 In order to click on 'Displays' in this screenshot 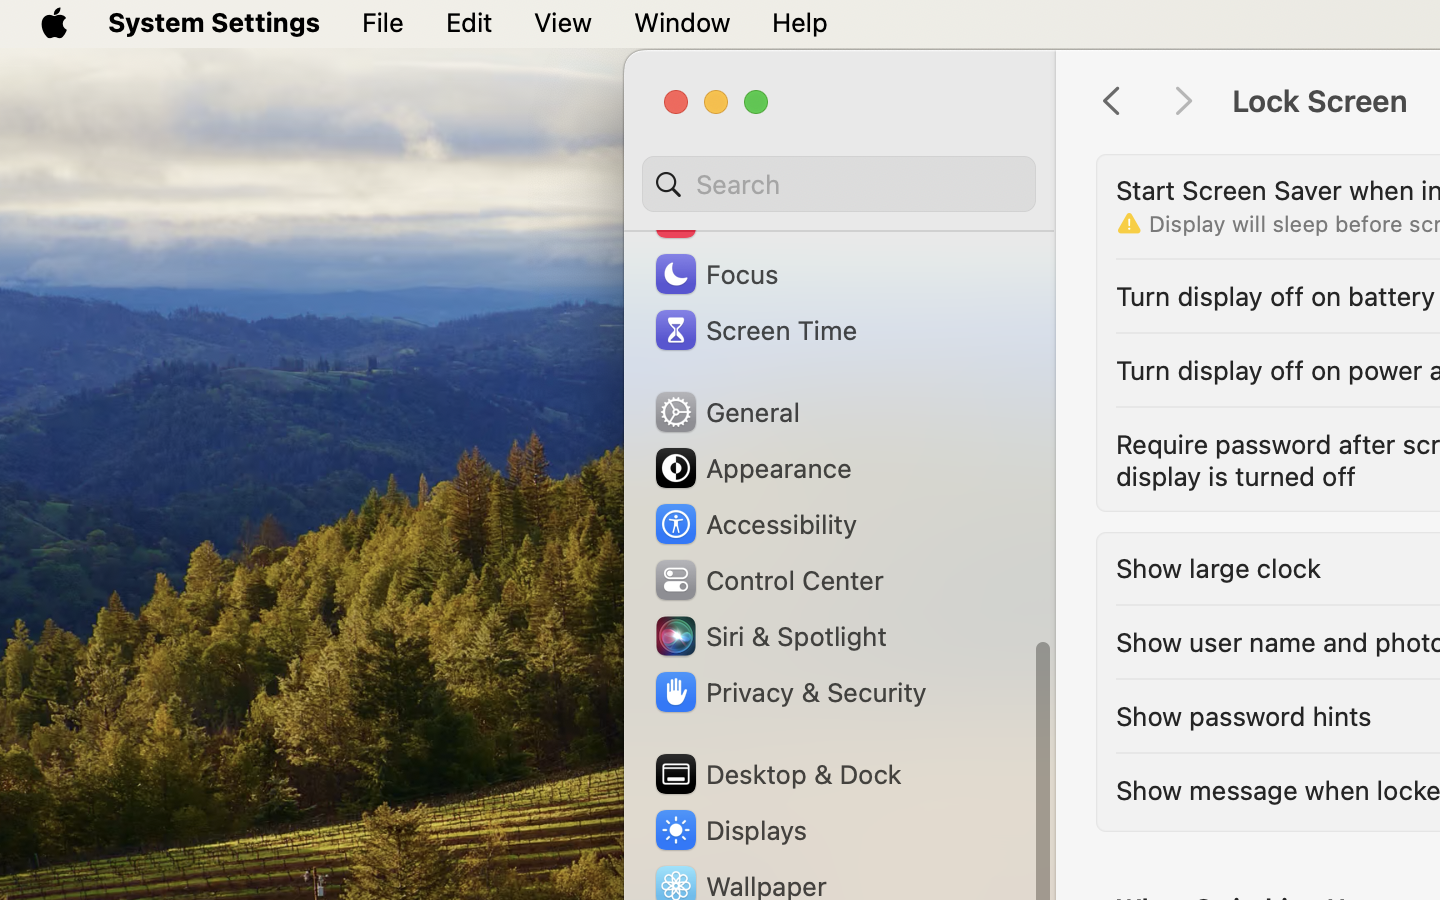, I will do `click(728, 829)`.